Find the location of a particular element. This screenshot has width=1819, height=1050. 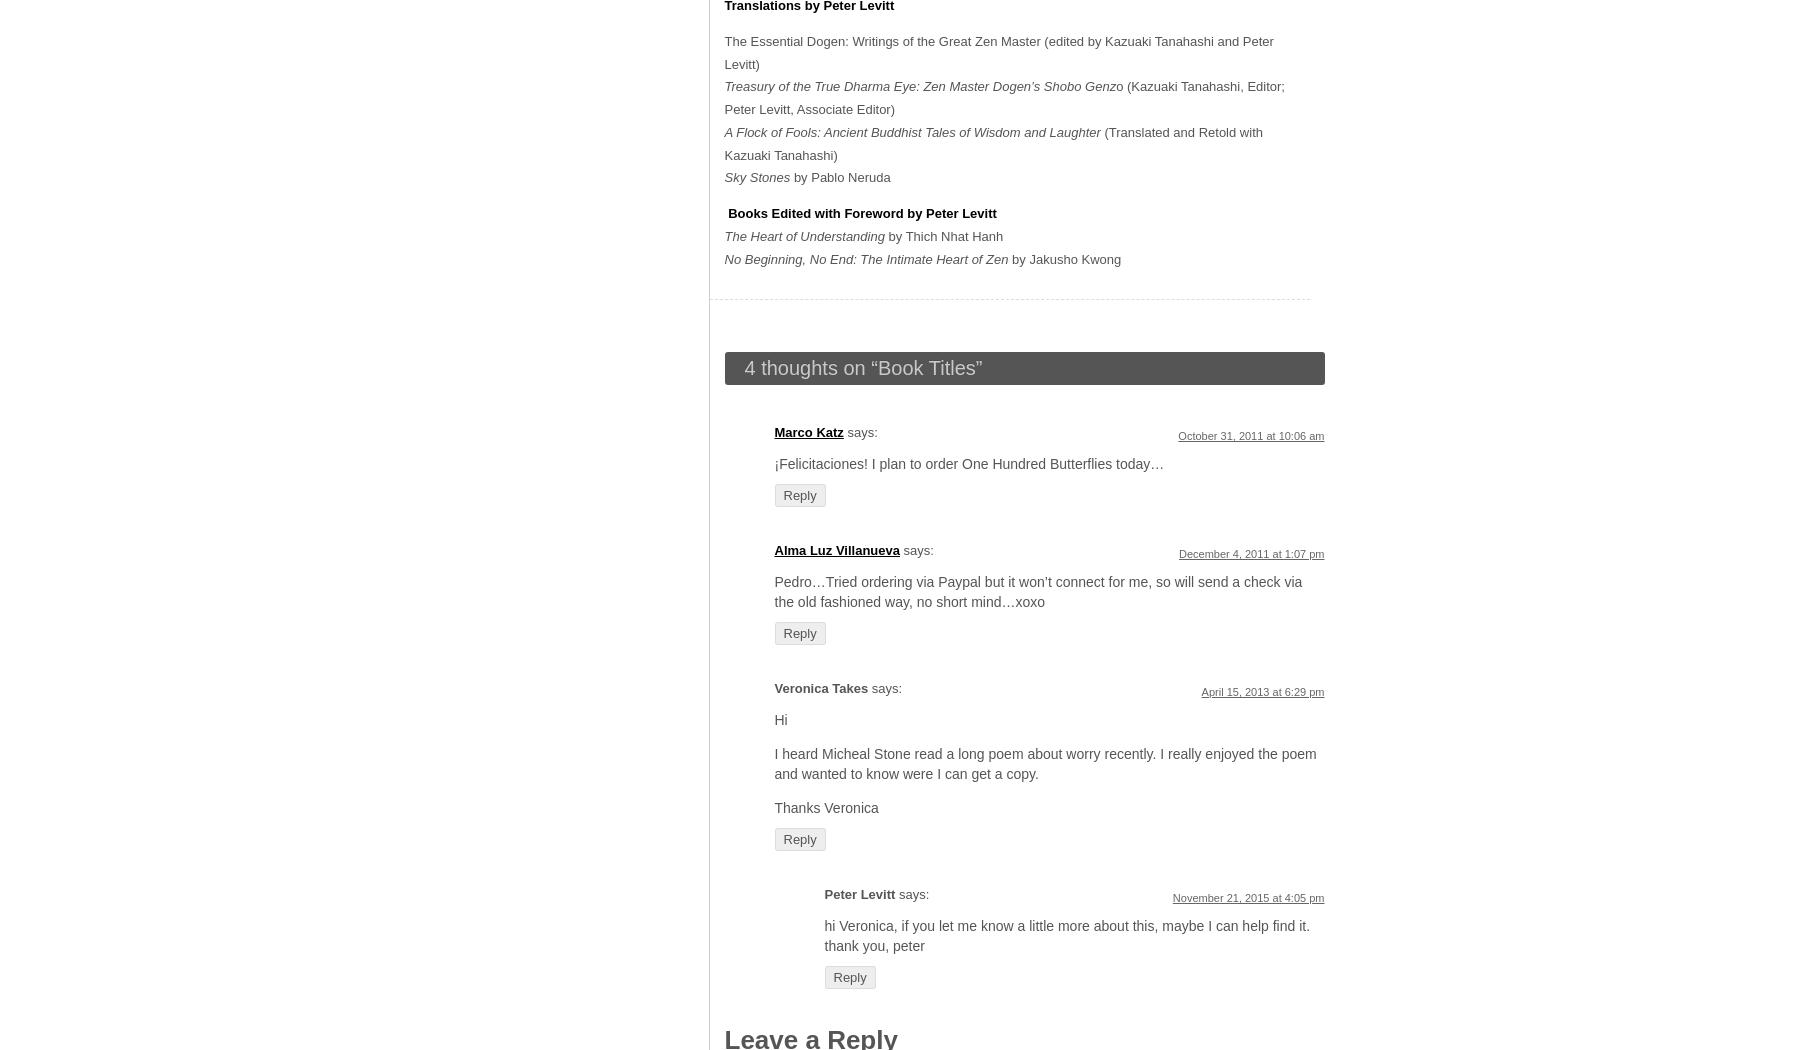

'hi Veronica,  if you let me know a little more about this, maybe I can help find it.  thank you, peter' is located at coordinates (1066, 935).